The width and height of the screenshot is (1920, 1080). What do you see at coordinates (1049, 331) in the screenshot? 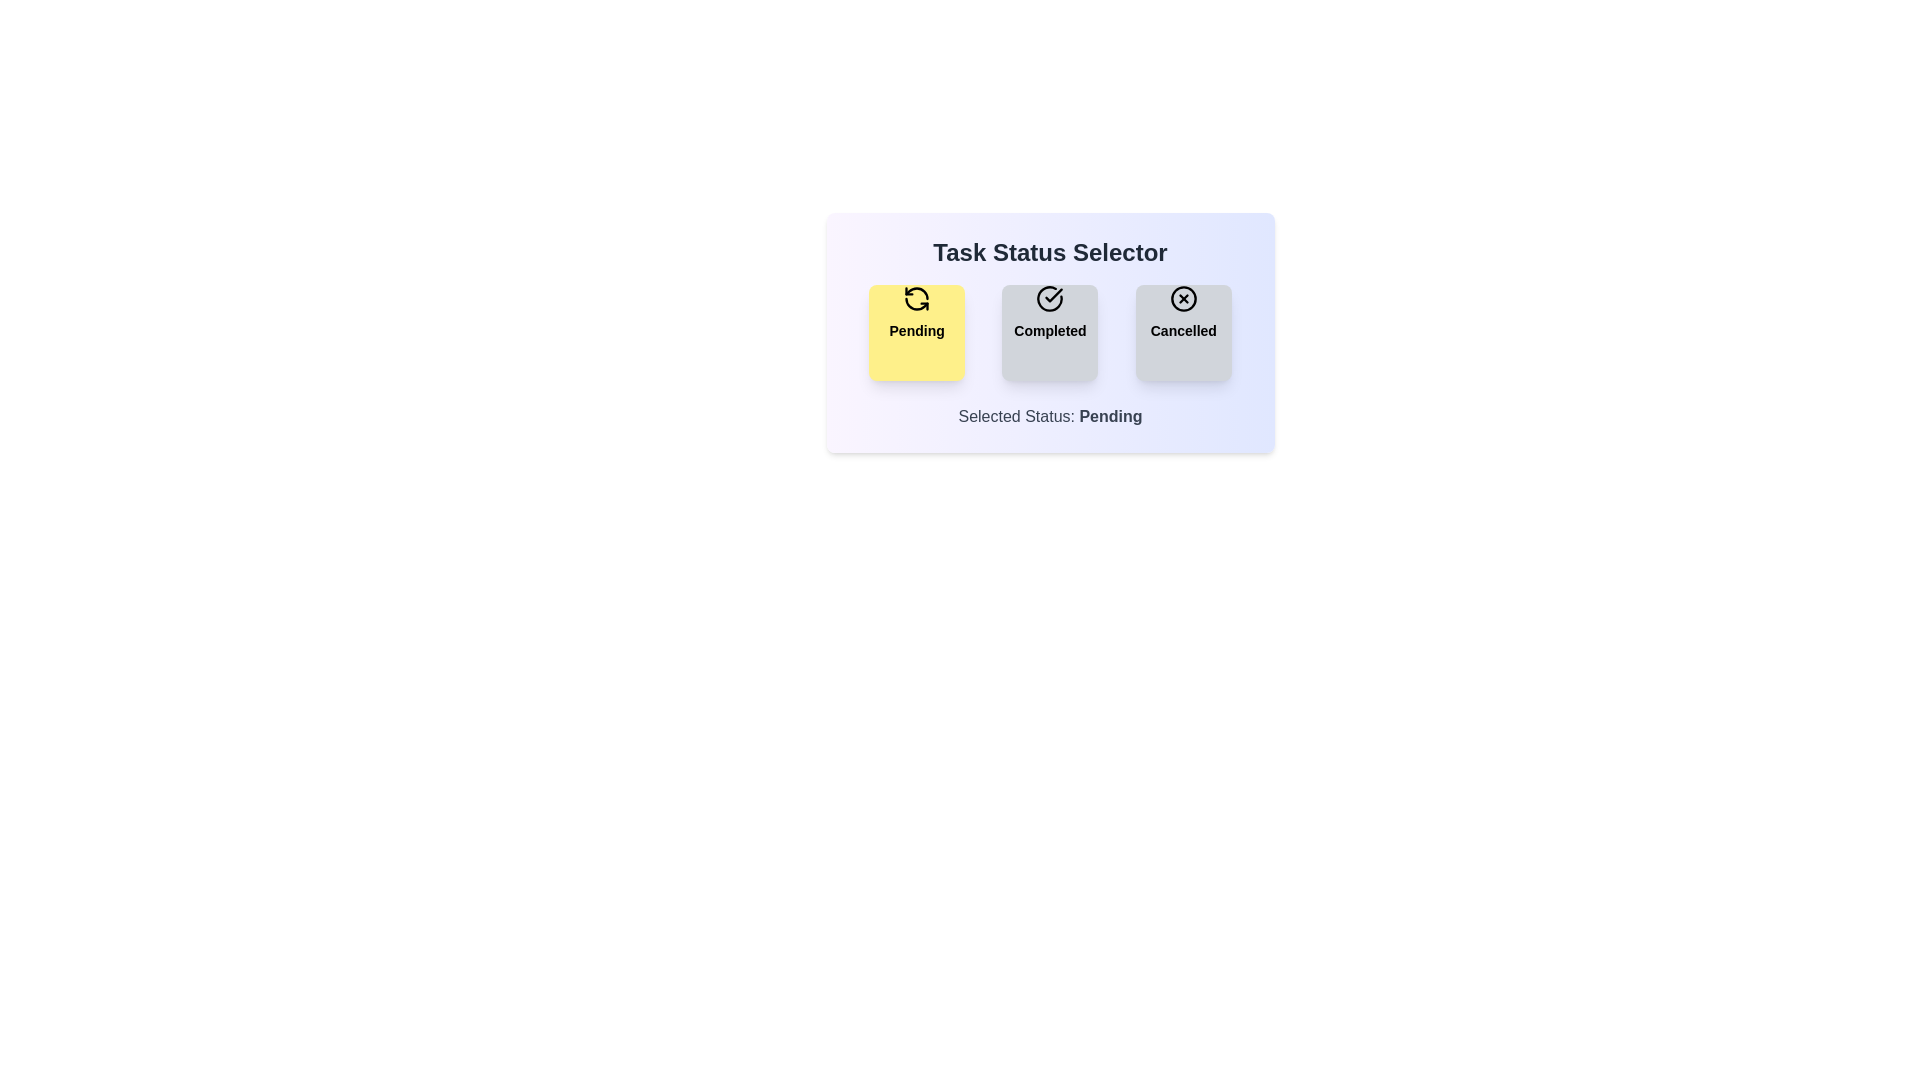
I see `the Completed button to observe its hover effect` at bounding box center [1049, 331].